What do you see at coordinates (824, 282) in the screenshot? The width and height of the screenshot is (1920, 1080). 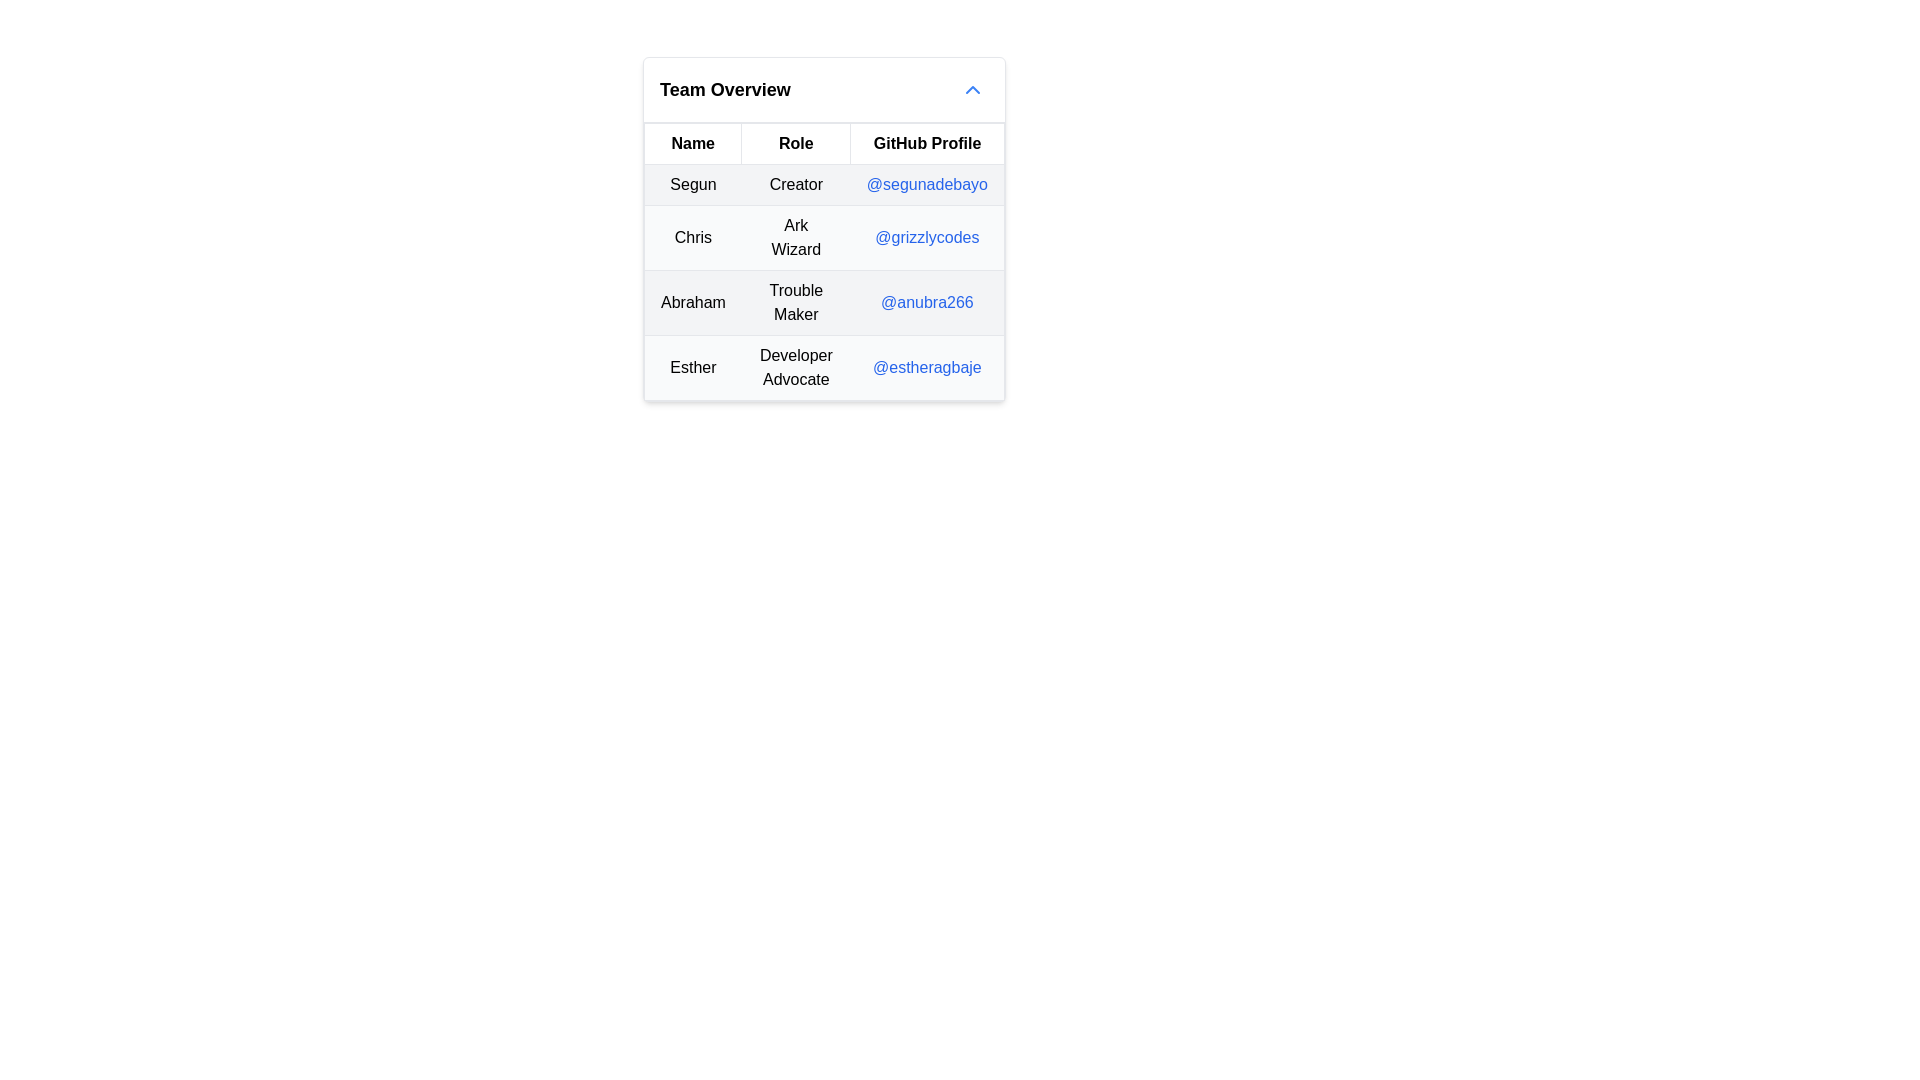 I see `the third data row in the Team Overview table that displays a team's member information` at bounding box center [824, 282].